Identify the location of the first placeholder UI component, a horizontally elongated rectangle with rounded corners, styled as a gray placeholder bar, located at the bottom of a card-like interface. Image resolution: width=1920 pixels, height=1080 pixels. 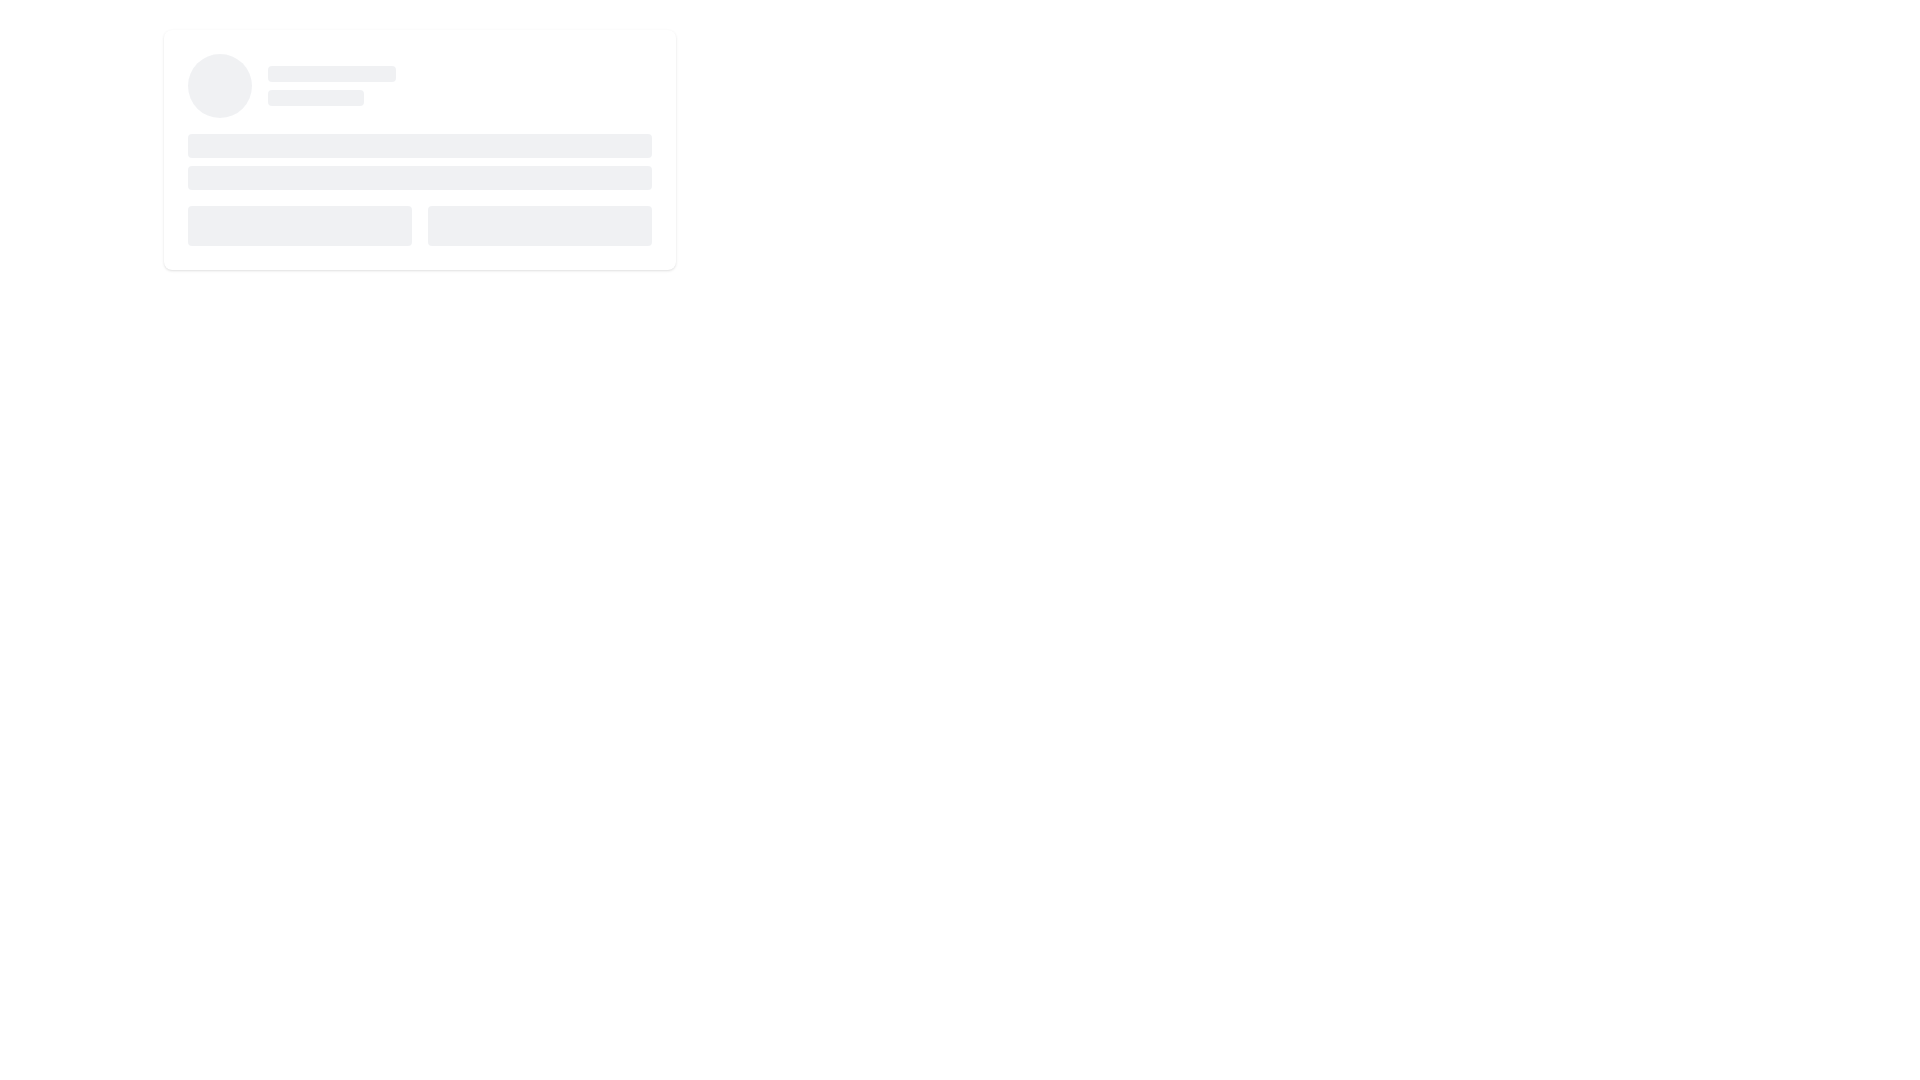
(298, 225).